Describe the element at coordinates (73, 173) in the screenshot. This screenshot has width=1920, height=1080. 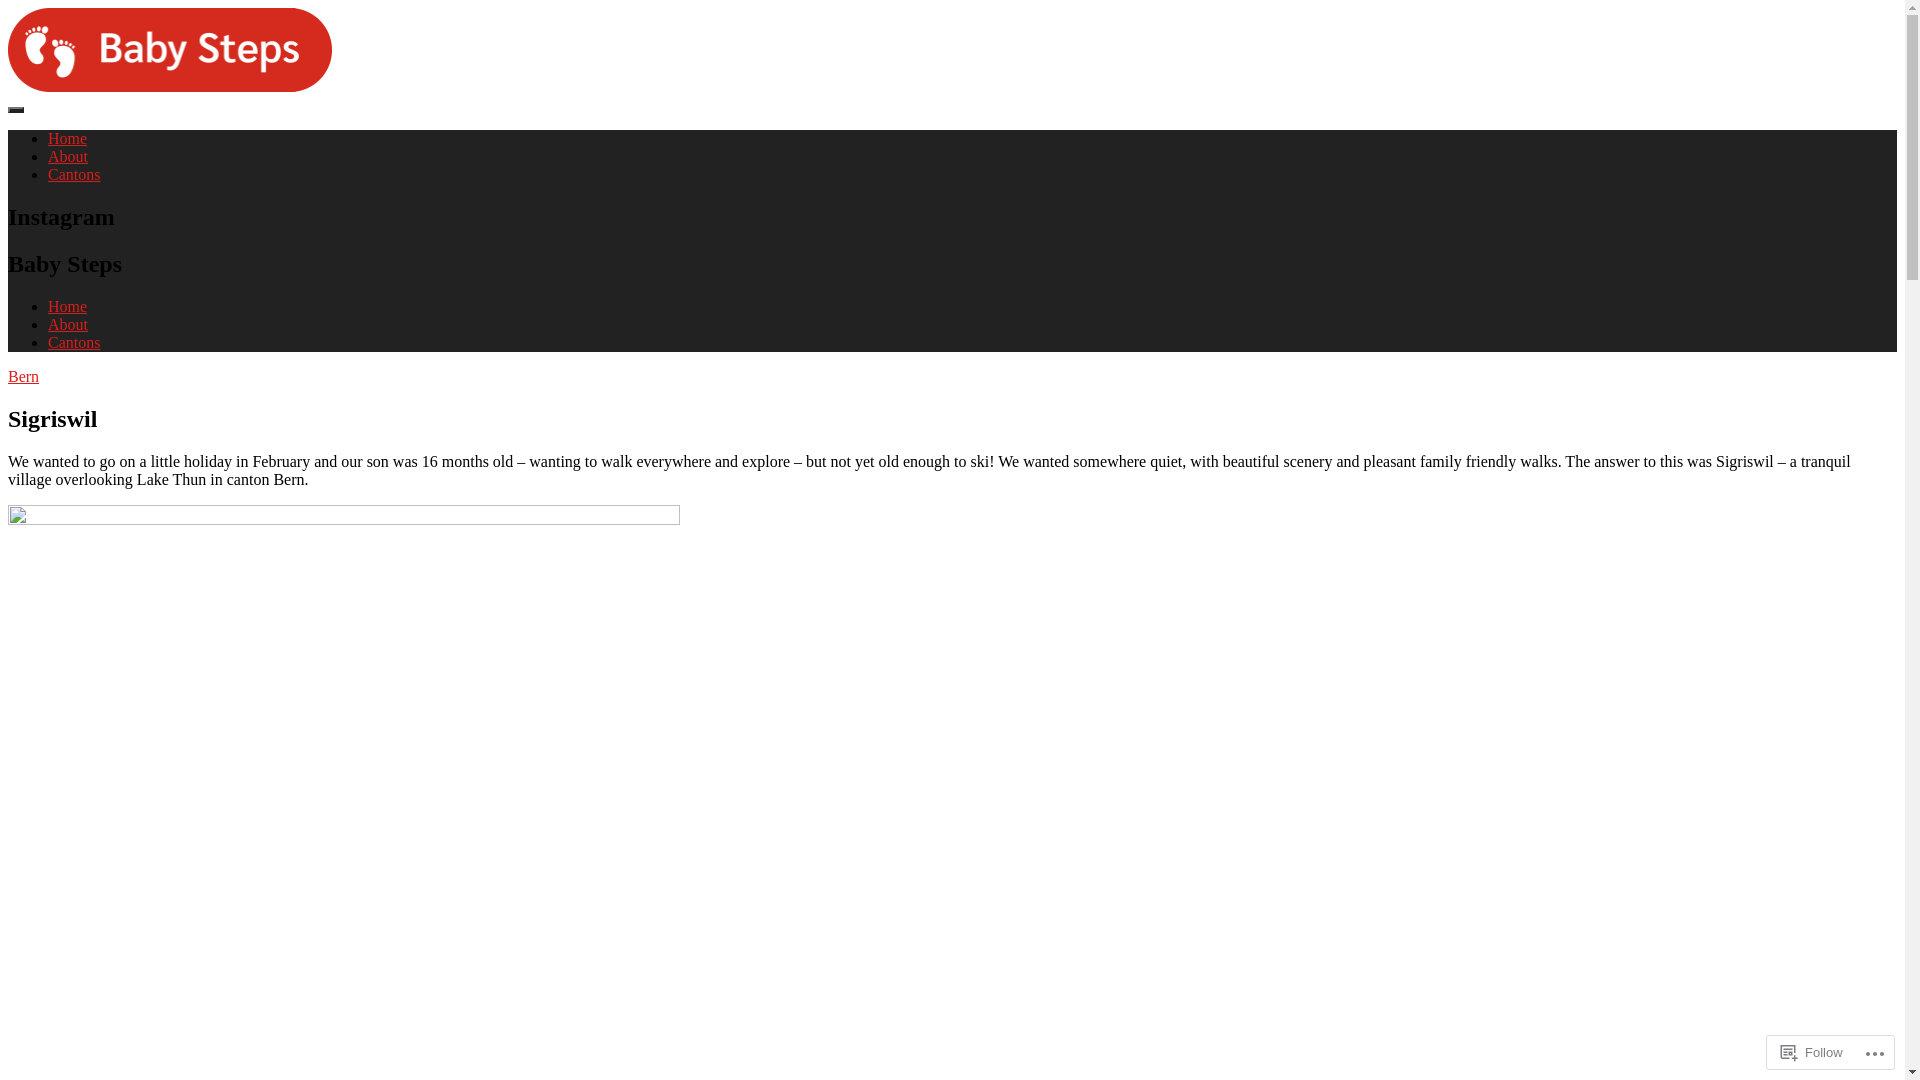
I see `'Cantons'` at that location.